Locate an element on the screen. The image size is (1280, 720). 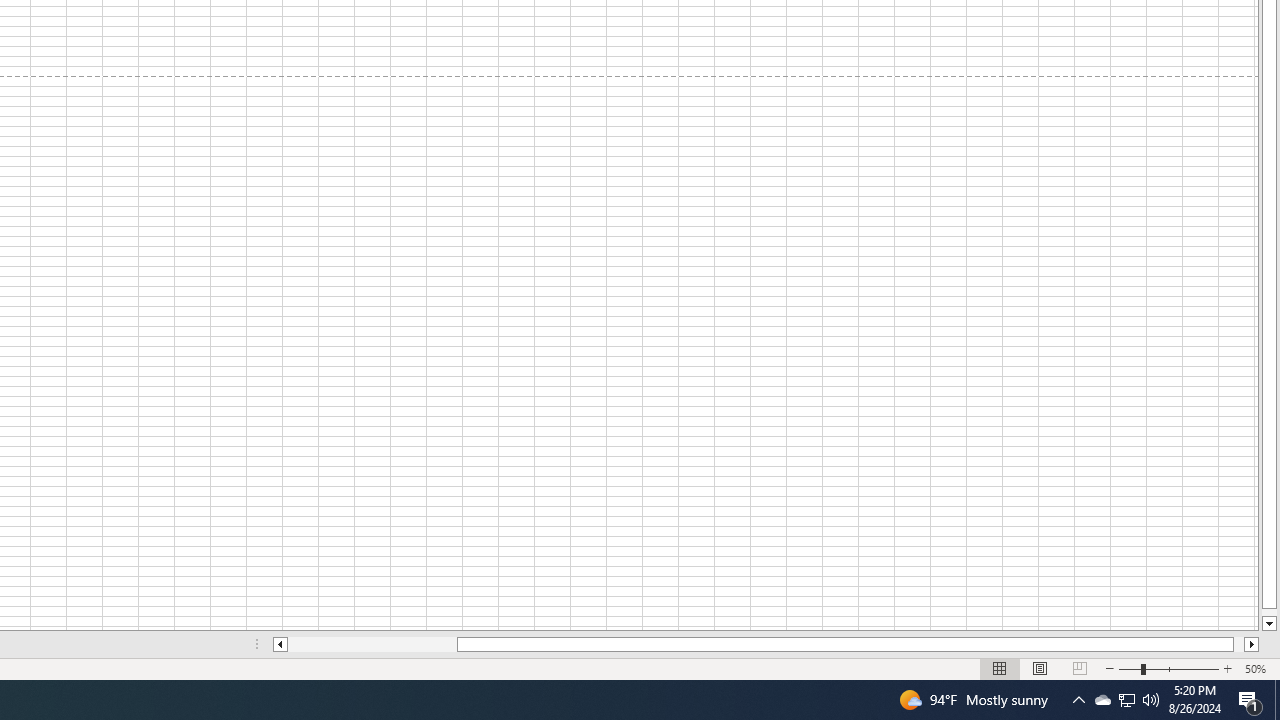
'Page left' is located at coordinates (372, 644).